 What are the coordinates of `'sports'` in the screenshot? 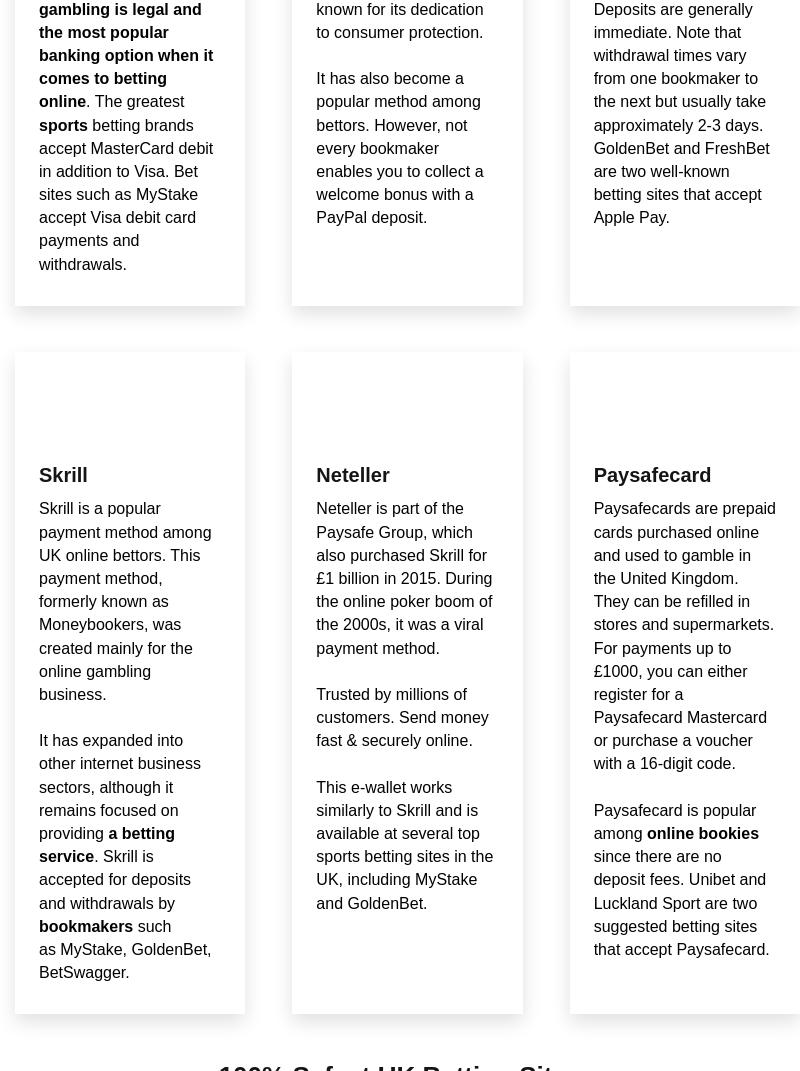 It's located at (38, 124).